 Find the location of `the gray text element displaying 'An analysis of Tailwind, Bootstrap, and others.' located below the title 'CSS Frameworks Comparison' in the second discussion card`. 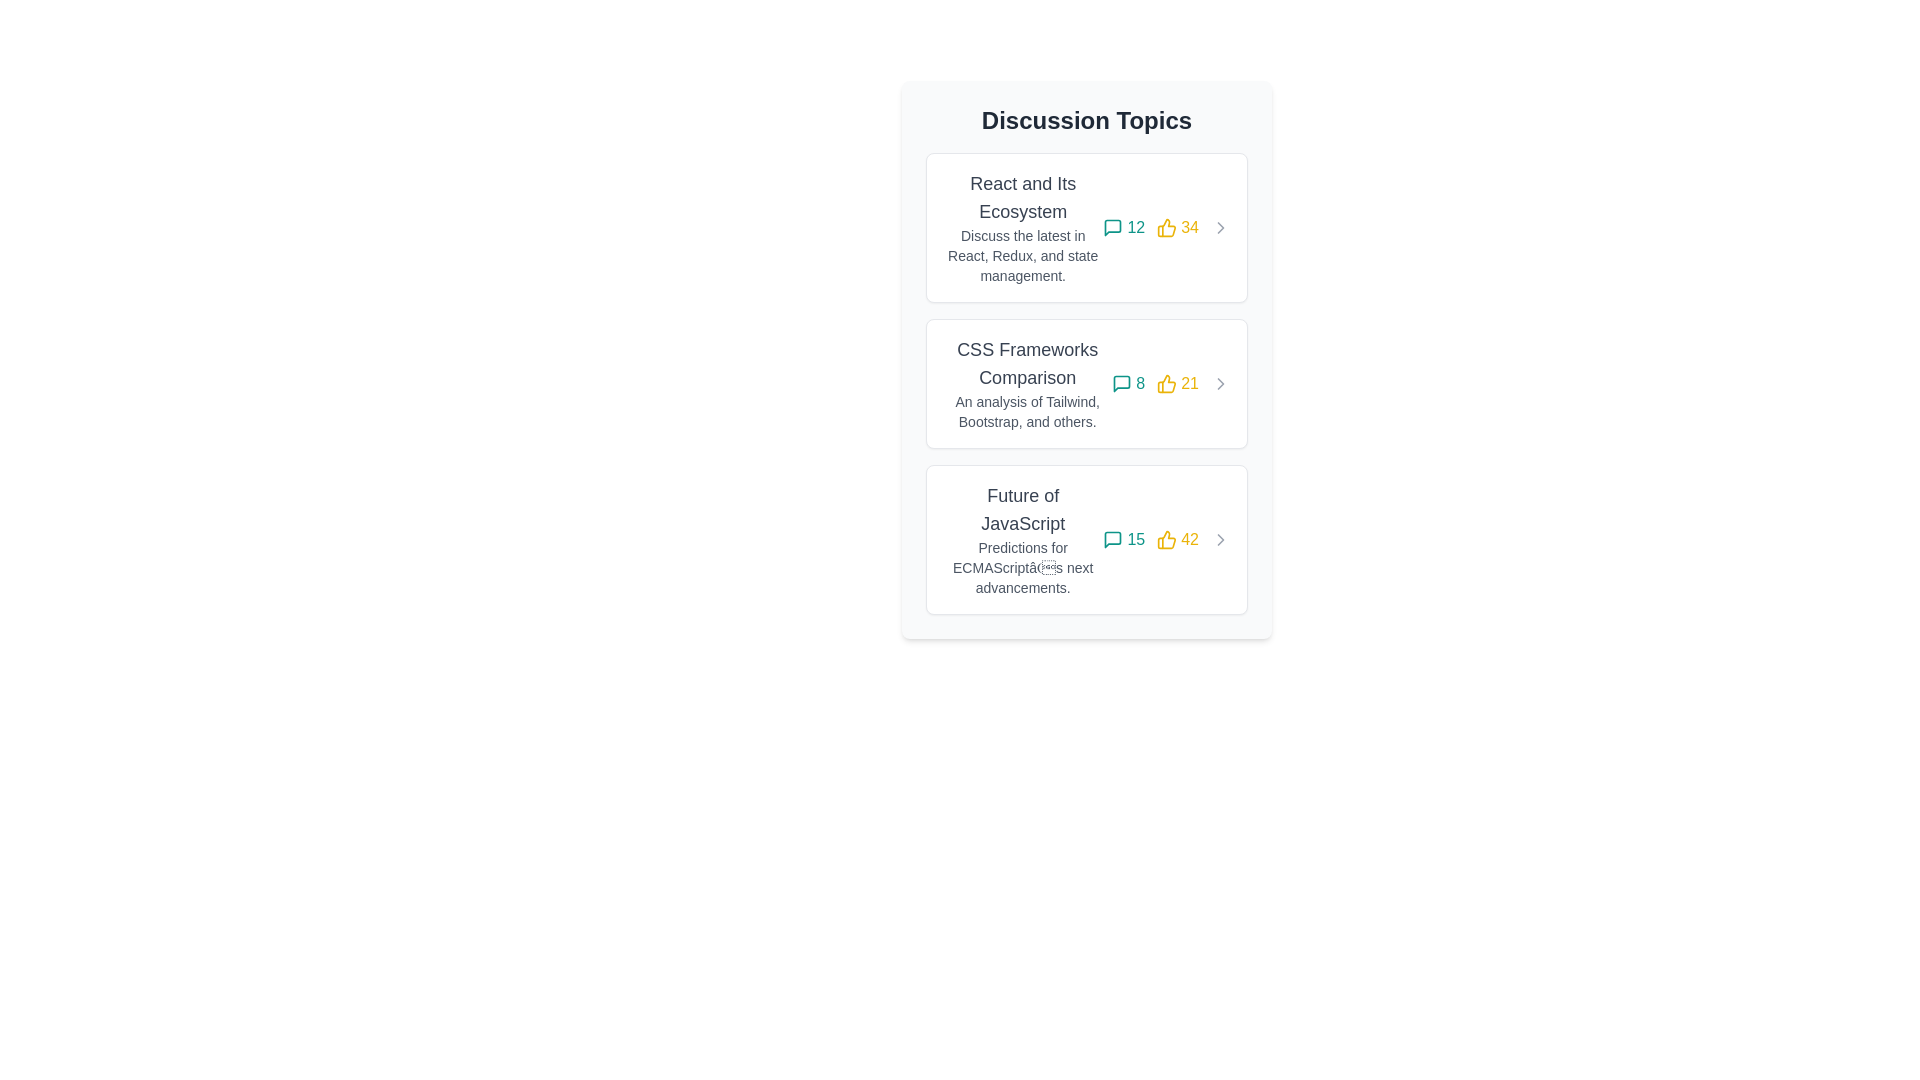

the gray text element displaying 'An analysis of Tailwind, Bootstrap, and others.' located below the title 'CSS Frameworks Comparison' in the second discussion card is located at coordinates (1027, 411).